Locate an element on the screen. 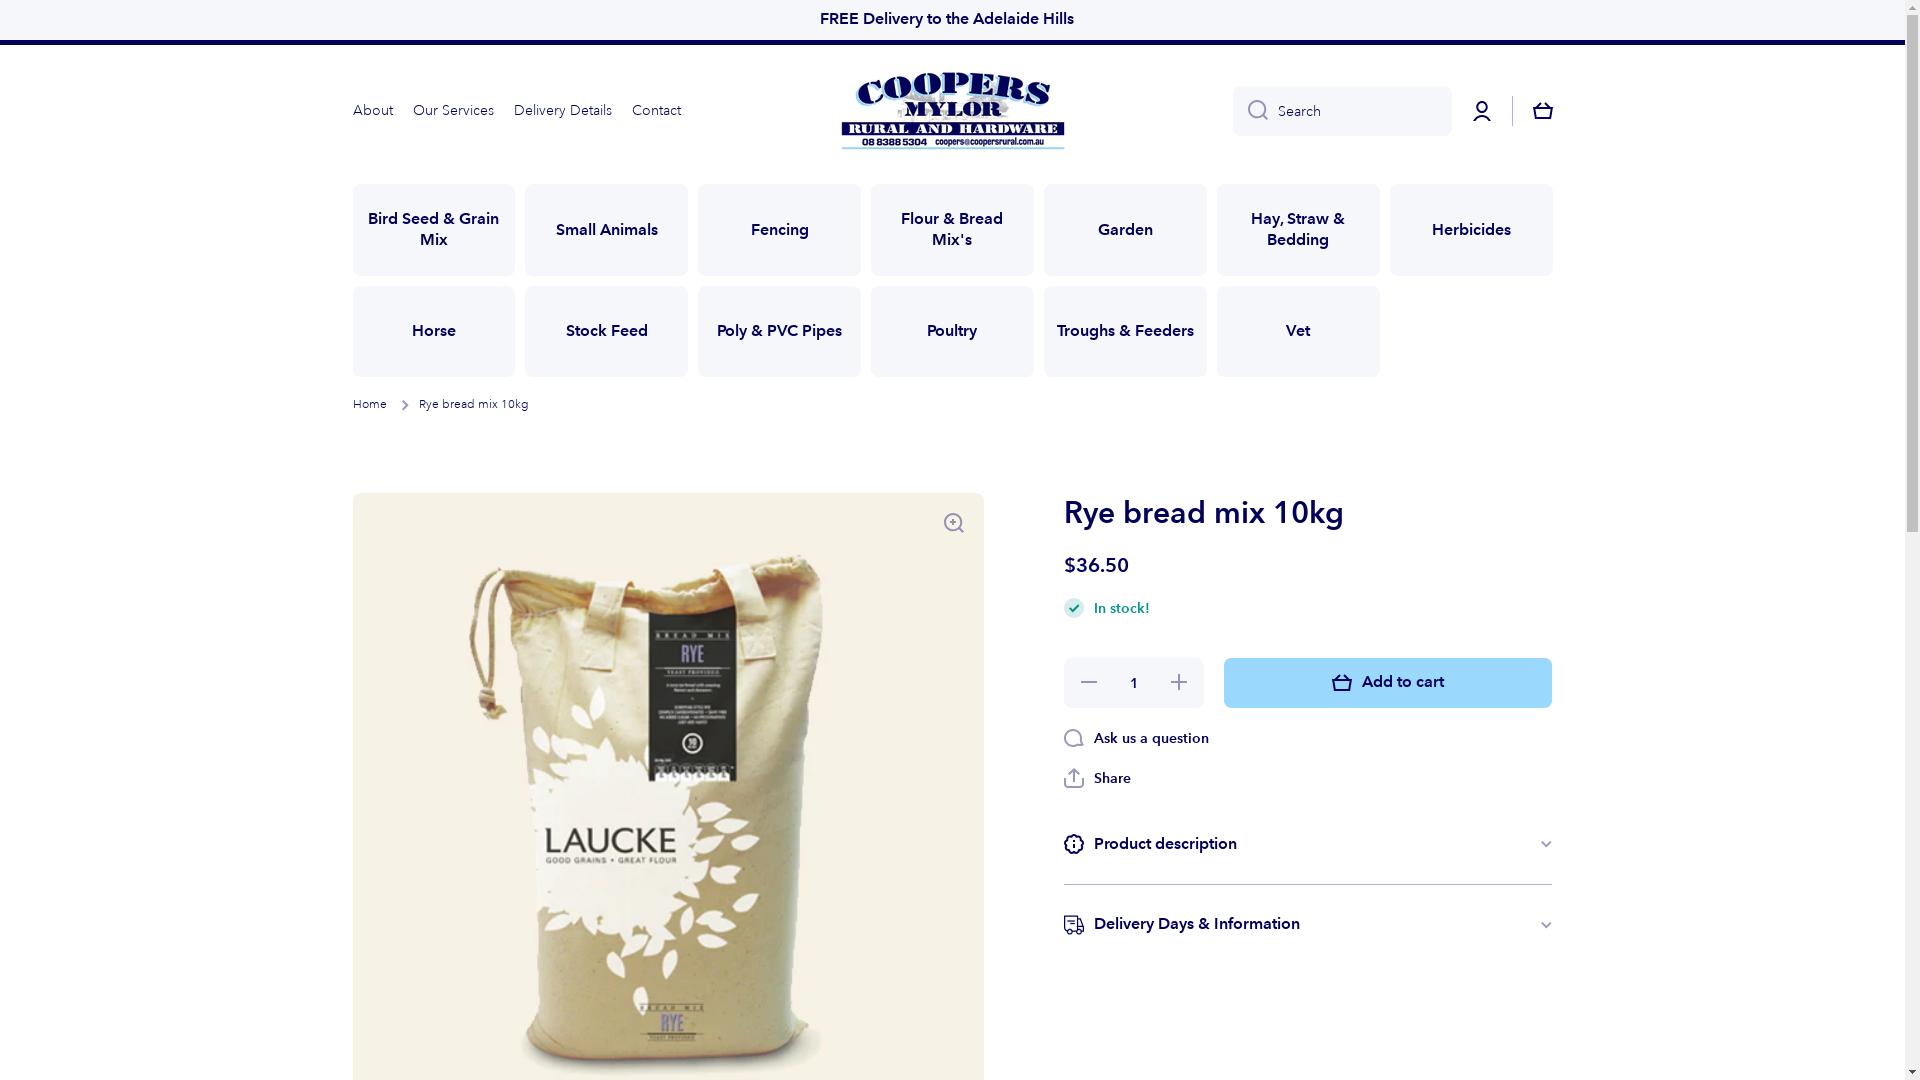  'Herbicides' is located at coordinates (1471, 229).